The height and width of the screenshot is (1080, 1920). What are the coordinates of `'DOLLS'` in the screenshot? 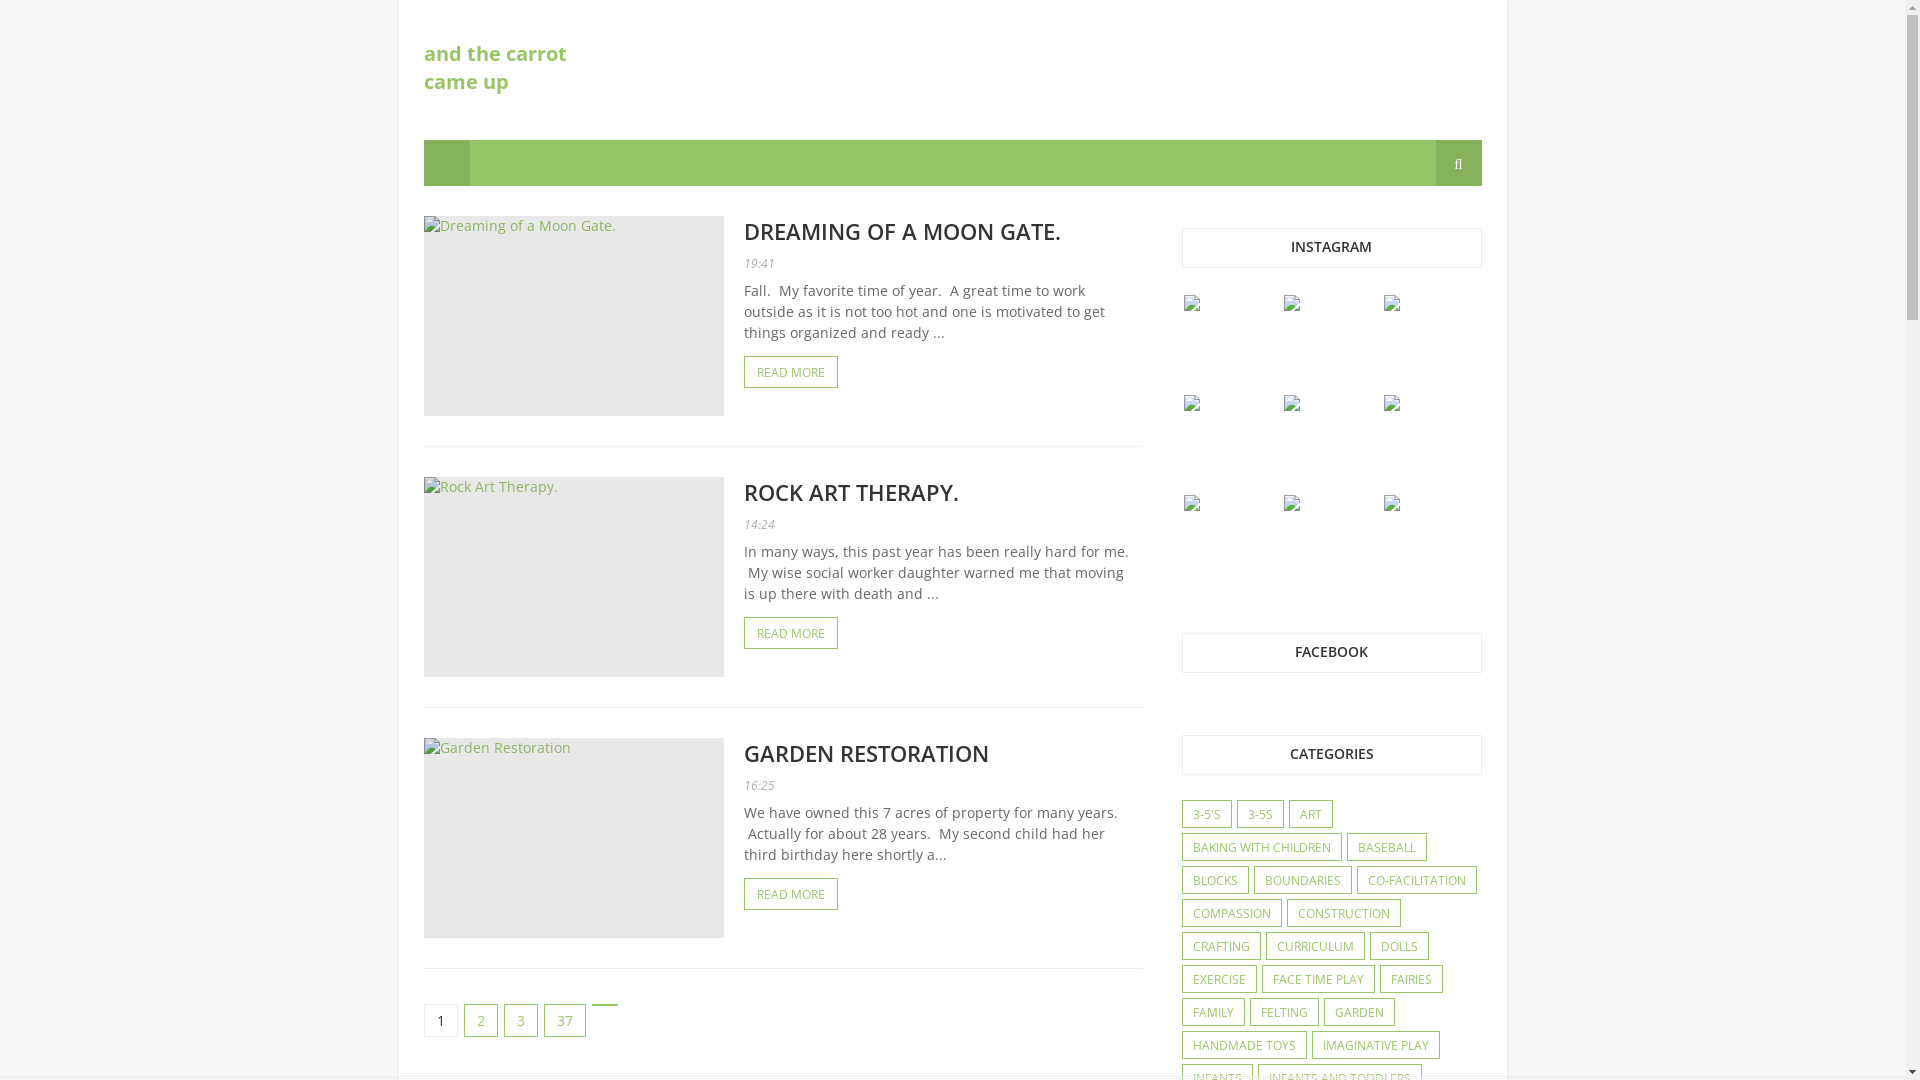 It's located at (1368, 946).